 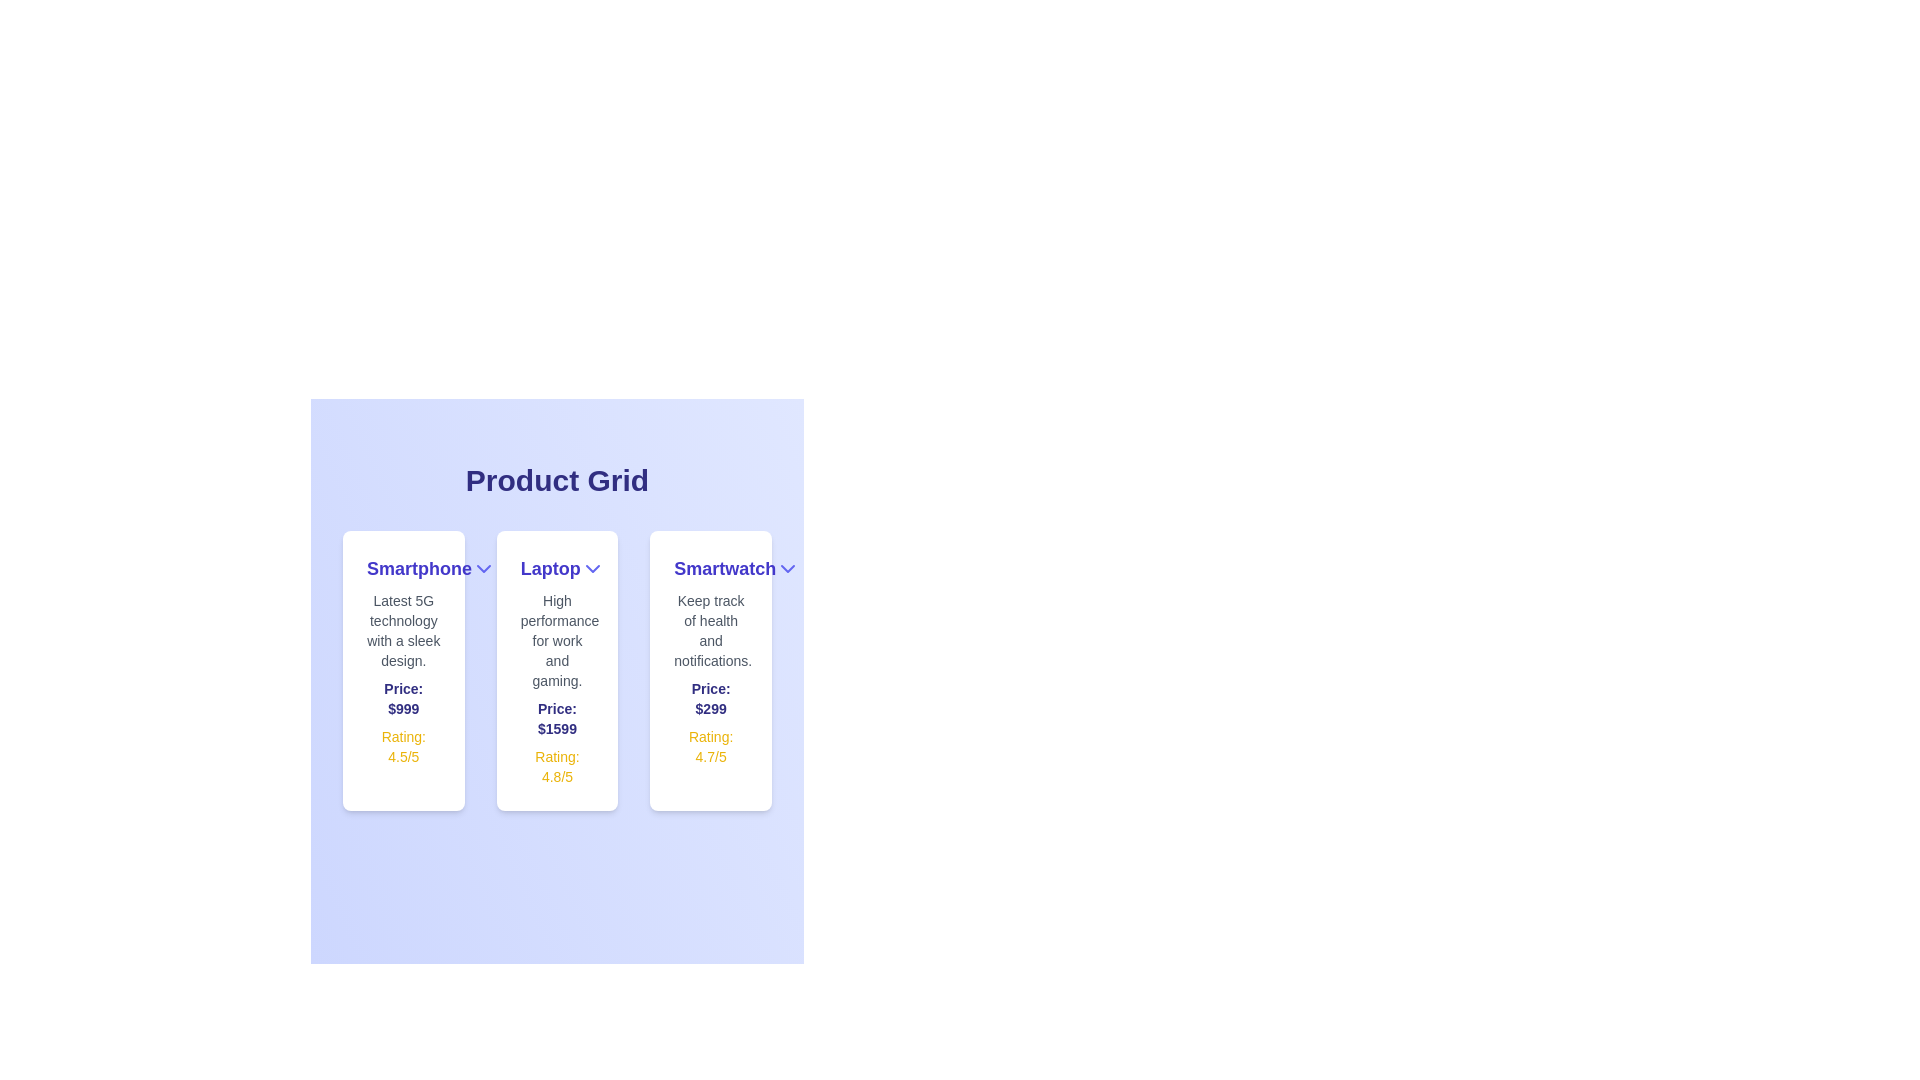 What do you see at coordinates (711, 747) in the screenshot?
I see `the rating text indicating the value out of 5 for the 'Smartwatch' product, located at the bottom of the product card` at bounding box center [711, 747].